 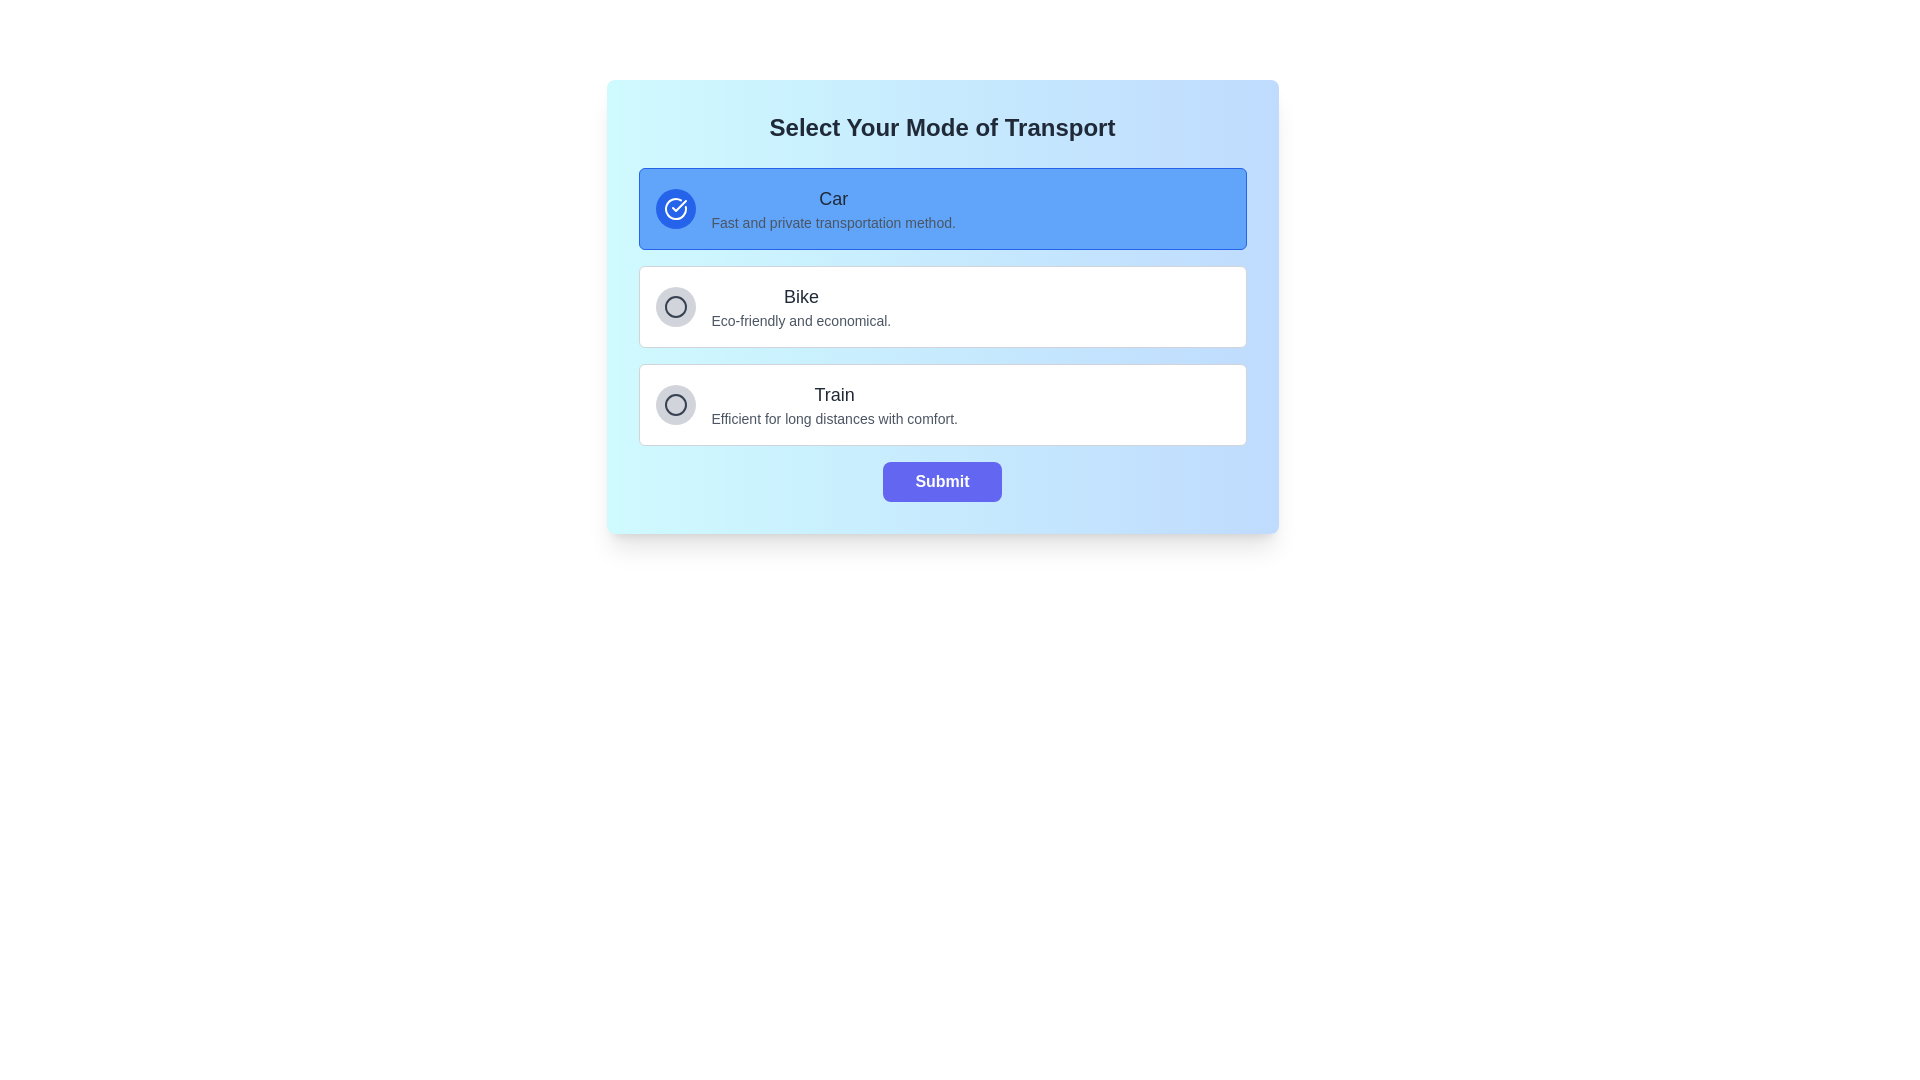 I want to click on the 'Submit' button, which is a rectangular button with a purple background and white text, located centrally below the options 'Car', 'Bike', and 'Train', so click(x=941, y=482).